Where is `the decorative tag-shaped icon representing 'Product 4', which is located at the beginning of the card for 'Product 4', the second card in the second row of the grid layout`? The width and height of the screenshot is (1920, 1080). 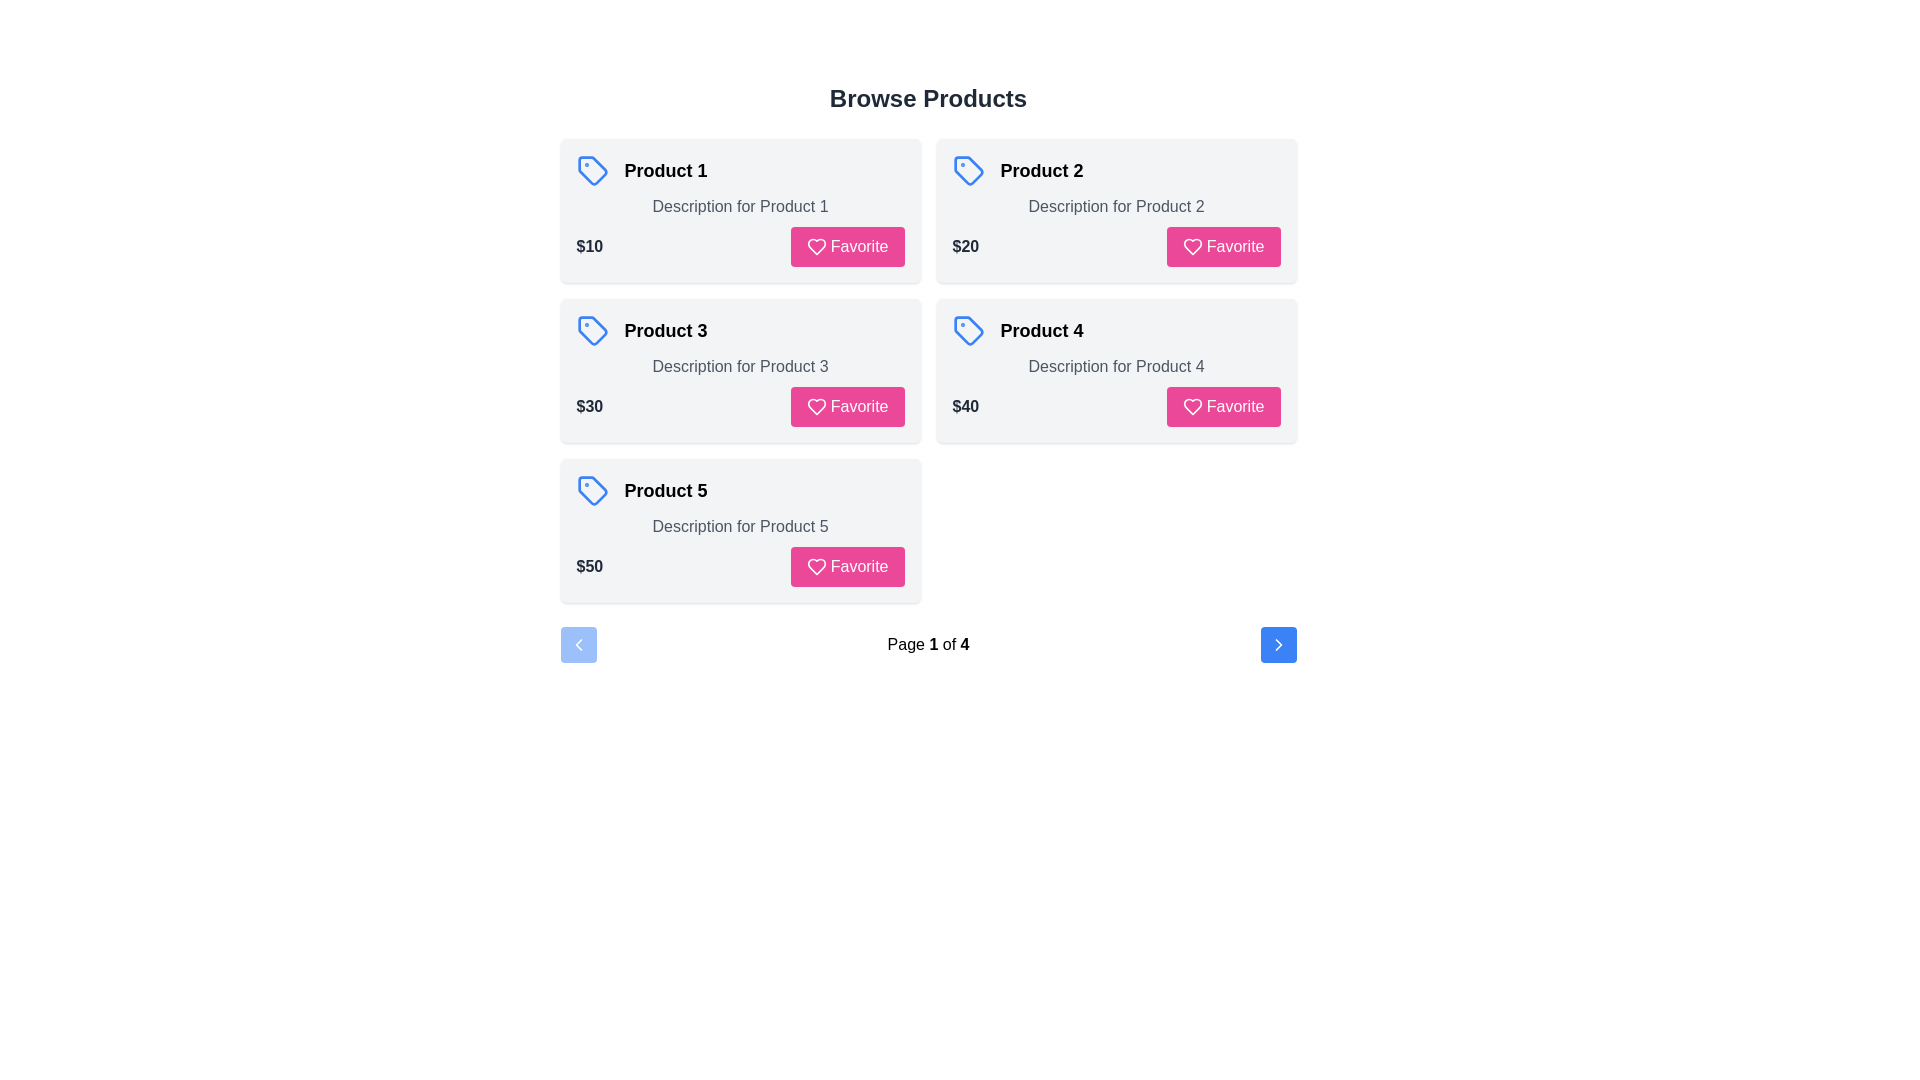 the decorative tag-shaped icon representing 'Product 4', which is located at the beginning of the card for 'Product 4', the second card in the second row of the grid layout is located at coordinates (968, 330).